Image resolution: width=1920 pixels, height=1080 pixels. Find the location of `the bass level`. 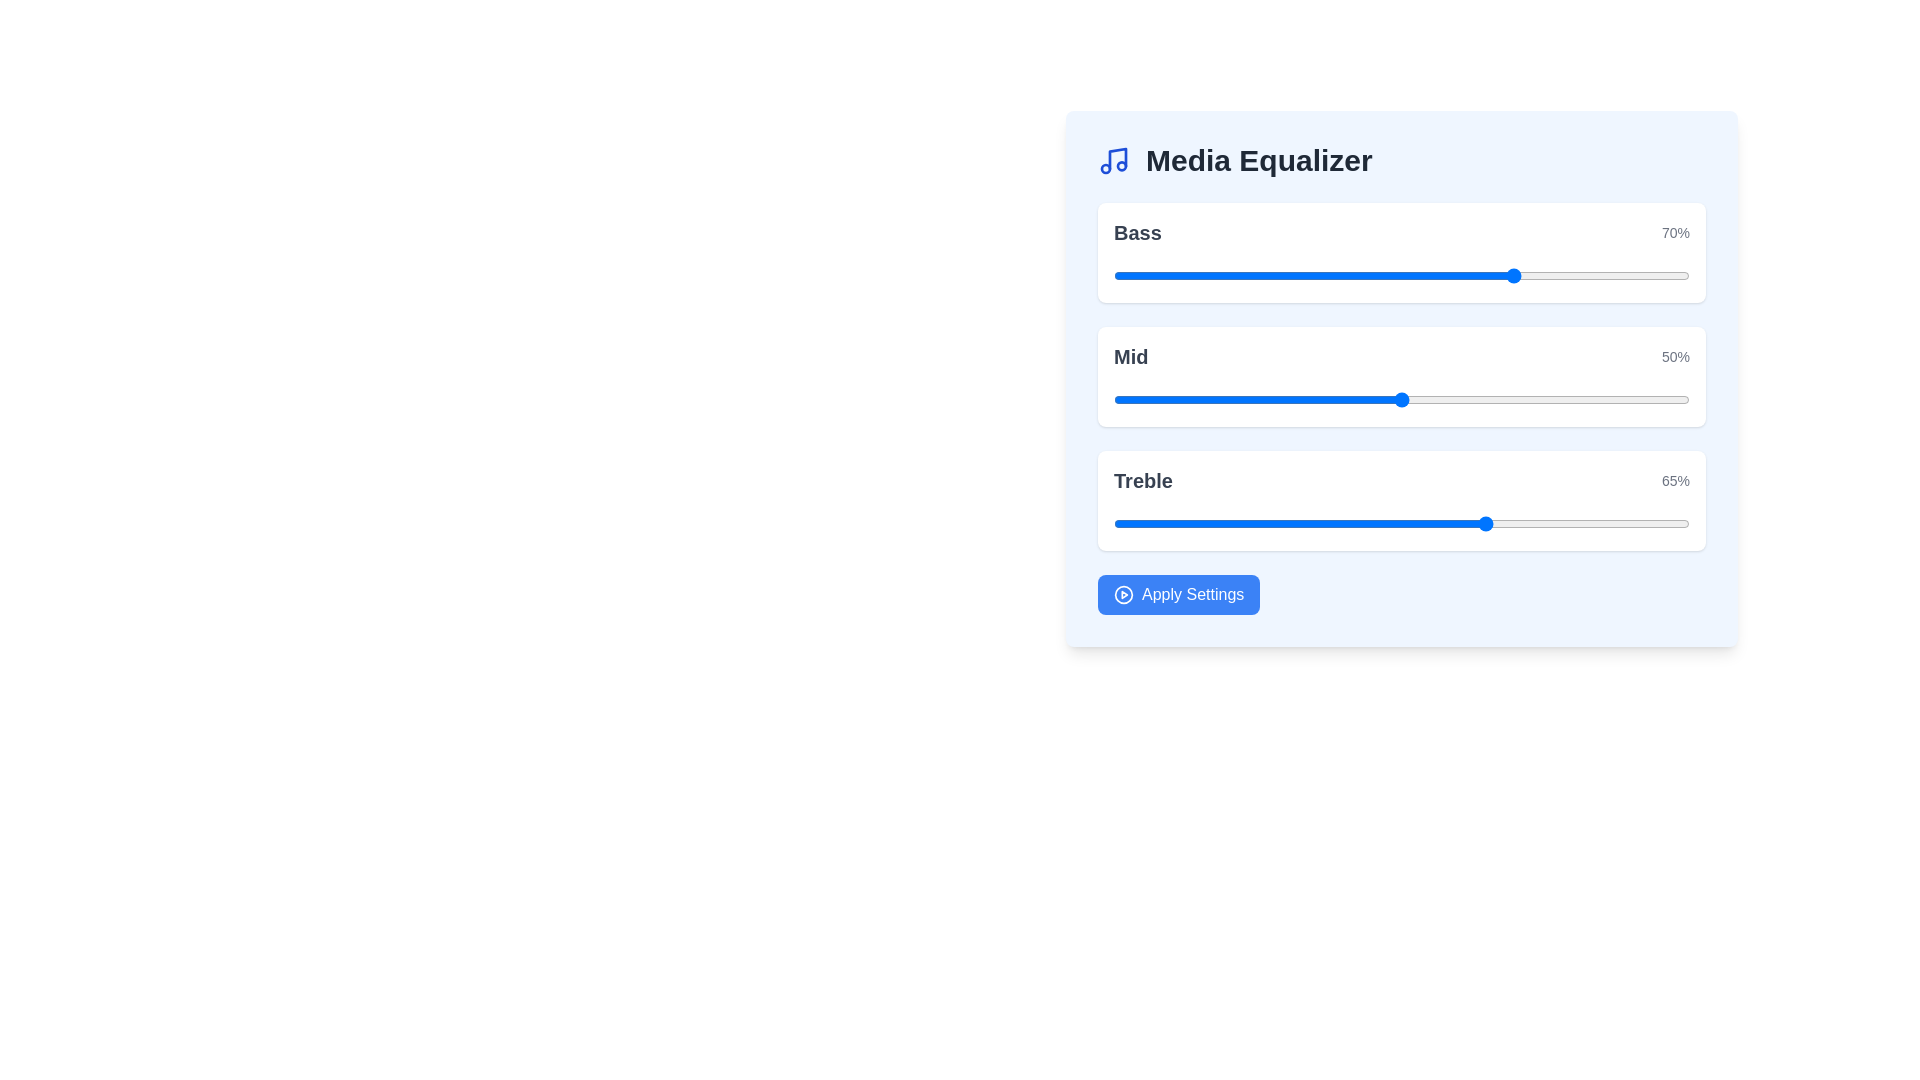

the bass level is located at coordinates (1239, 272).